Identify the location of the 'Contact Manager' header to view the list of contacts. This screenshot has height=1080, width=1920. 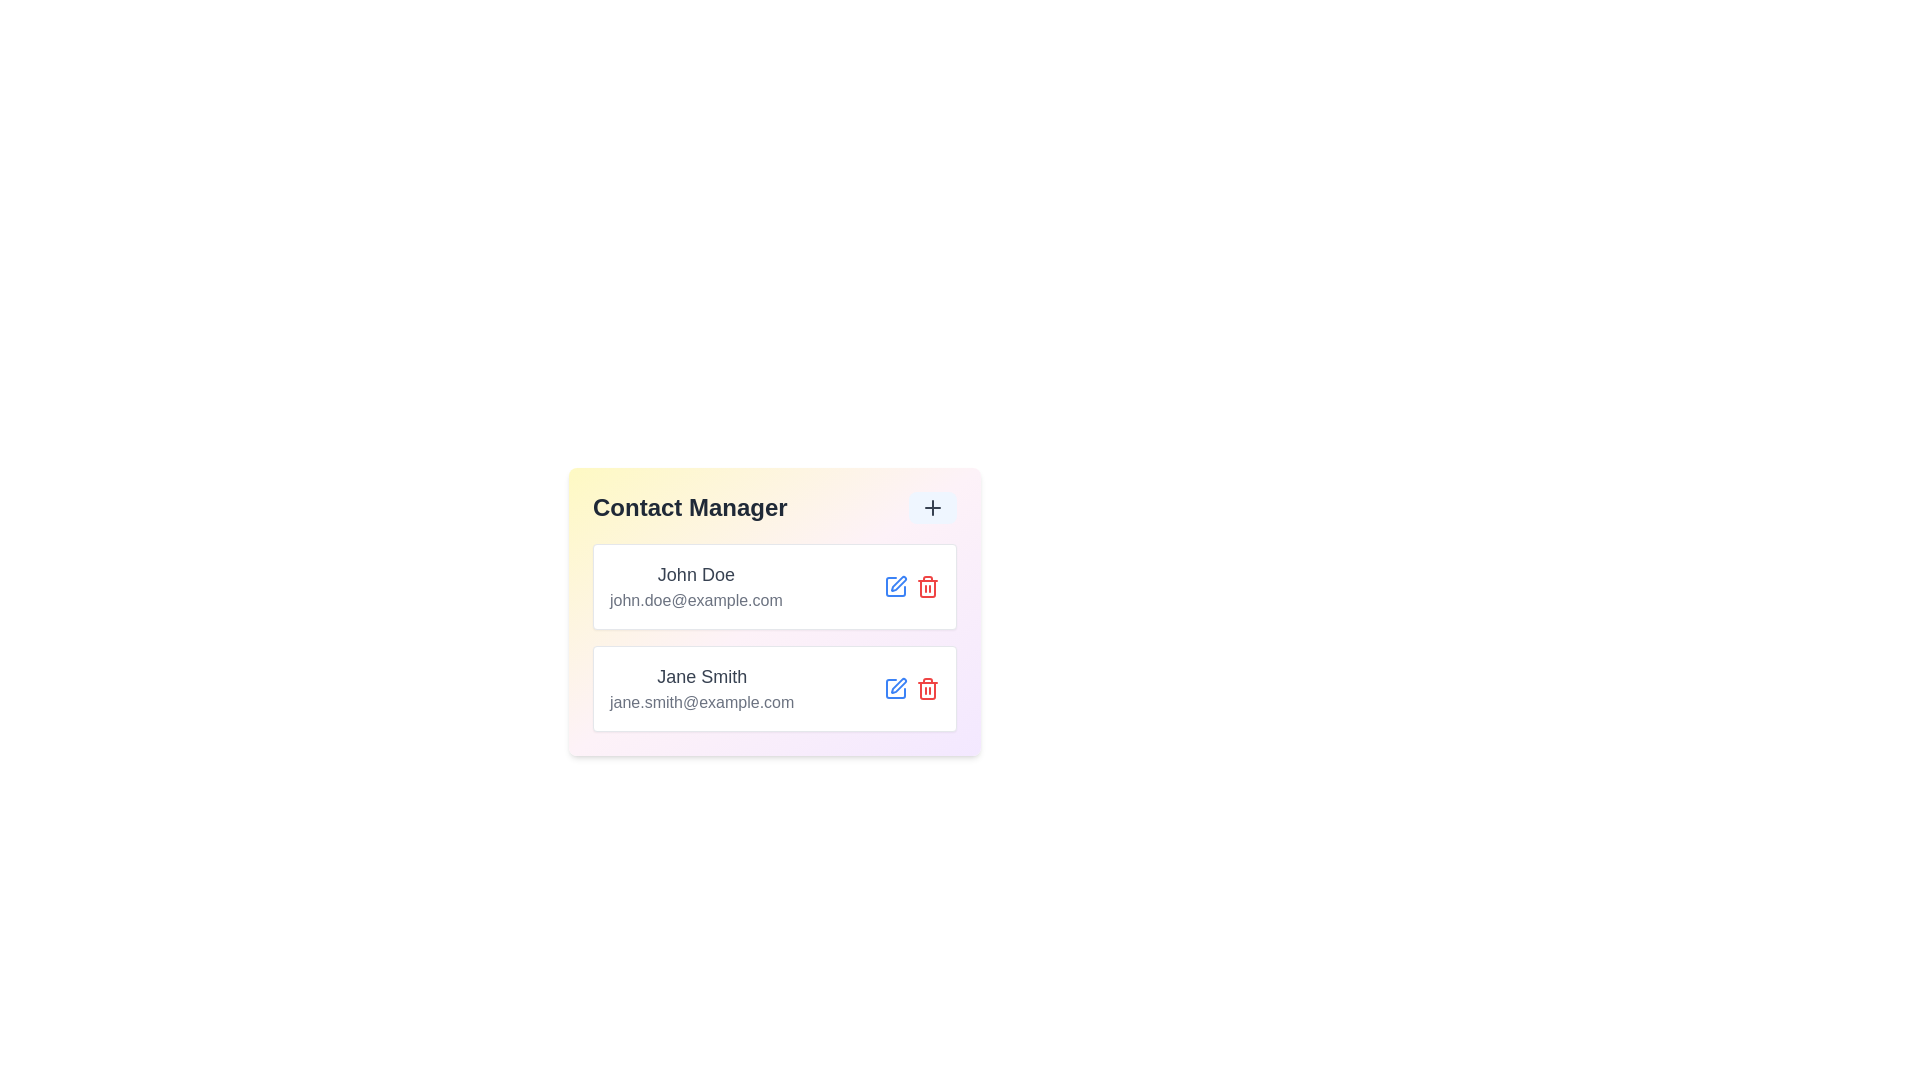
(690, 507).